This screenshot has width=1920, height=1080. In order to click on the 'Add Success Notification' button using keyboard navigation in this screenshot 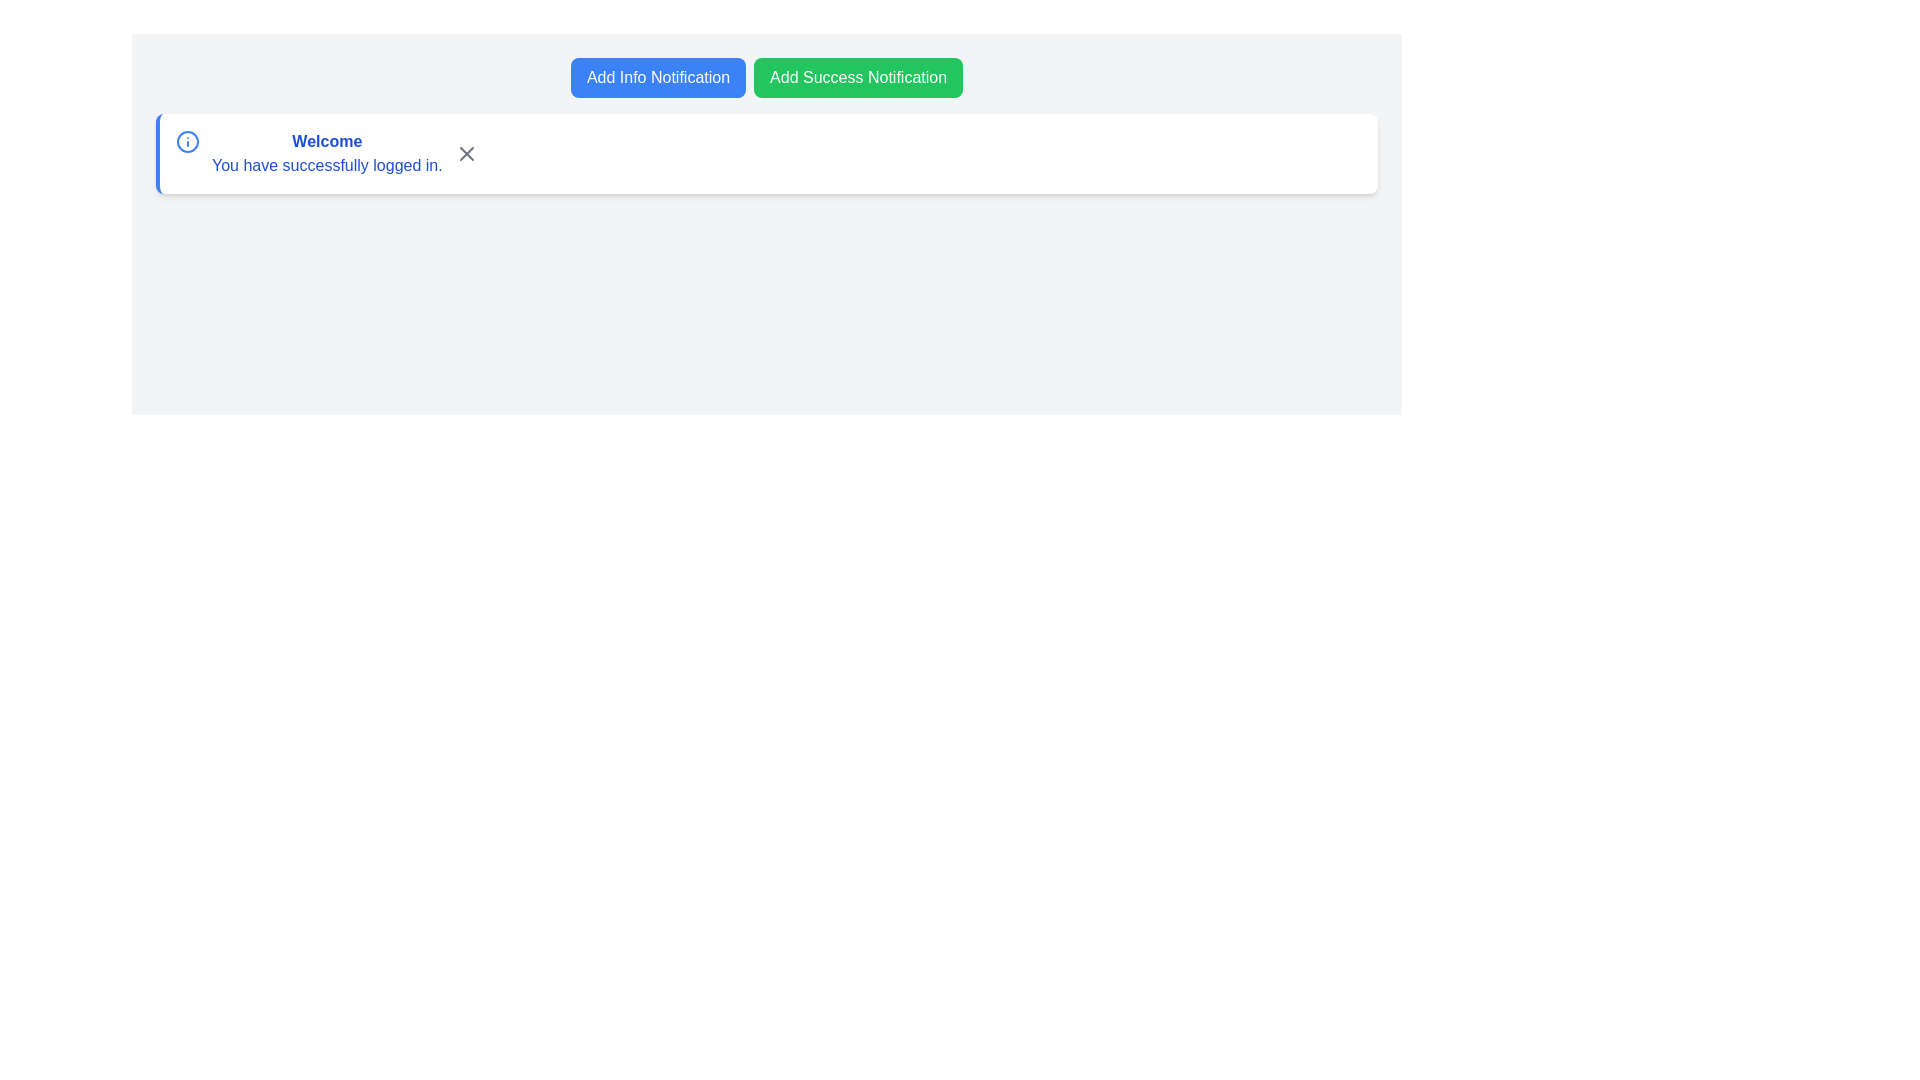, I will do `click(858, 76)`.